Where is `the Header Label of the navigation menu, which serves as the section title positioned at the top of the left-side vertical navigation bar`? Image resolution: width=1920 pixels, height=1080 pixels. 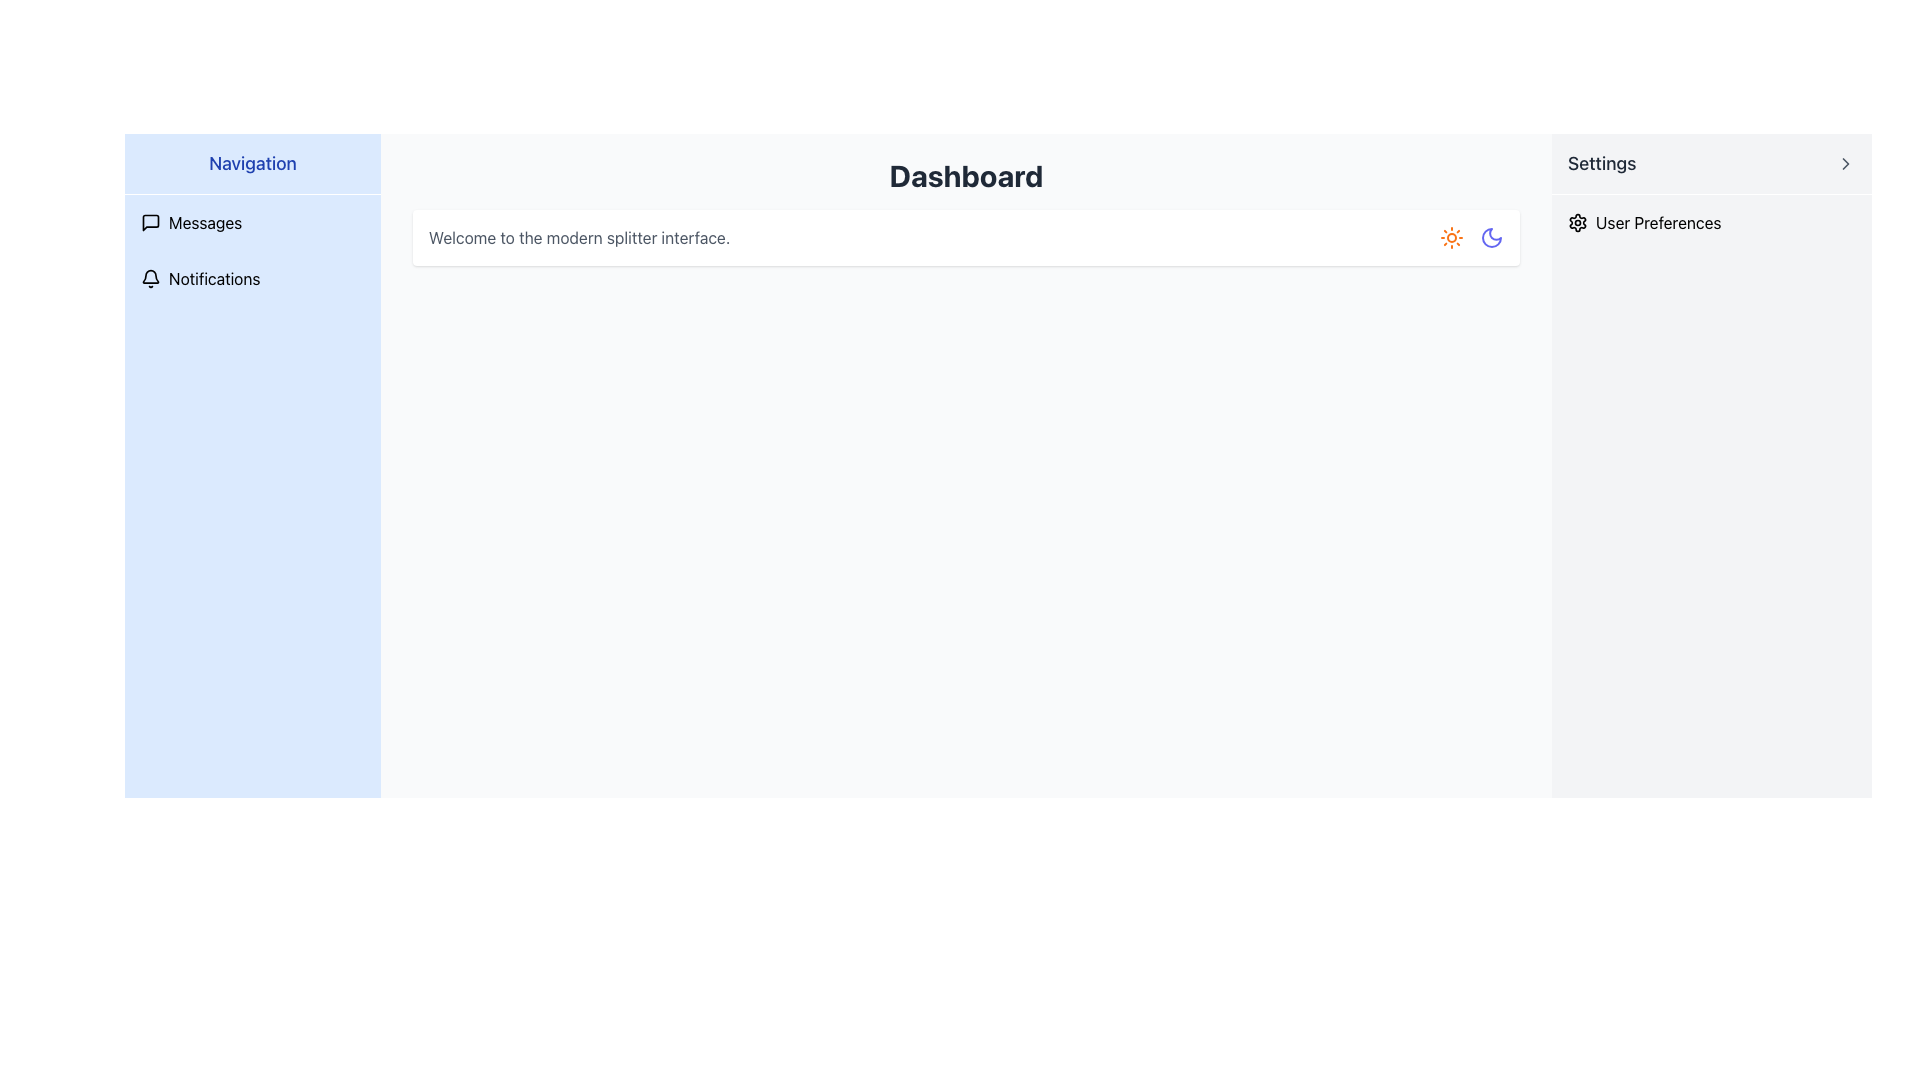 the Header Label of the navigation menu, which serves as the section title positioned at the top of the left-side vertical navigation bar is located at coordinates (252, 163).